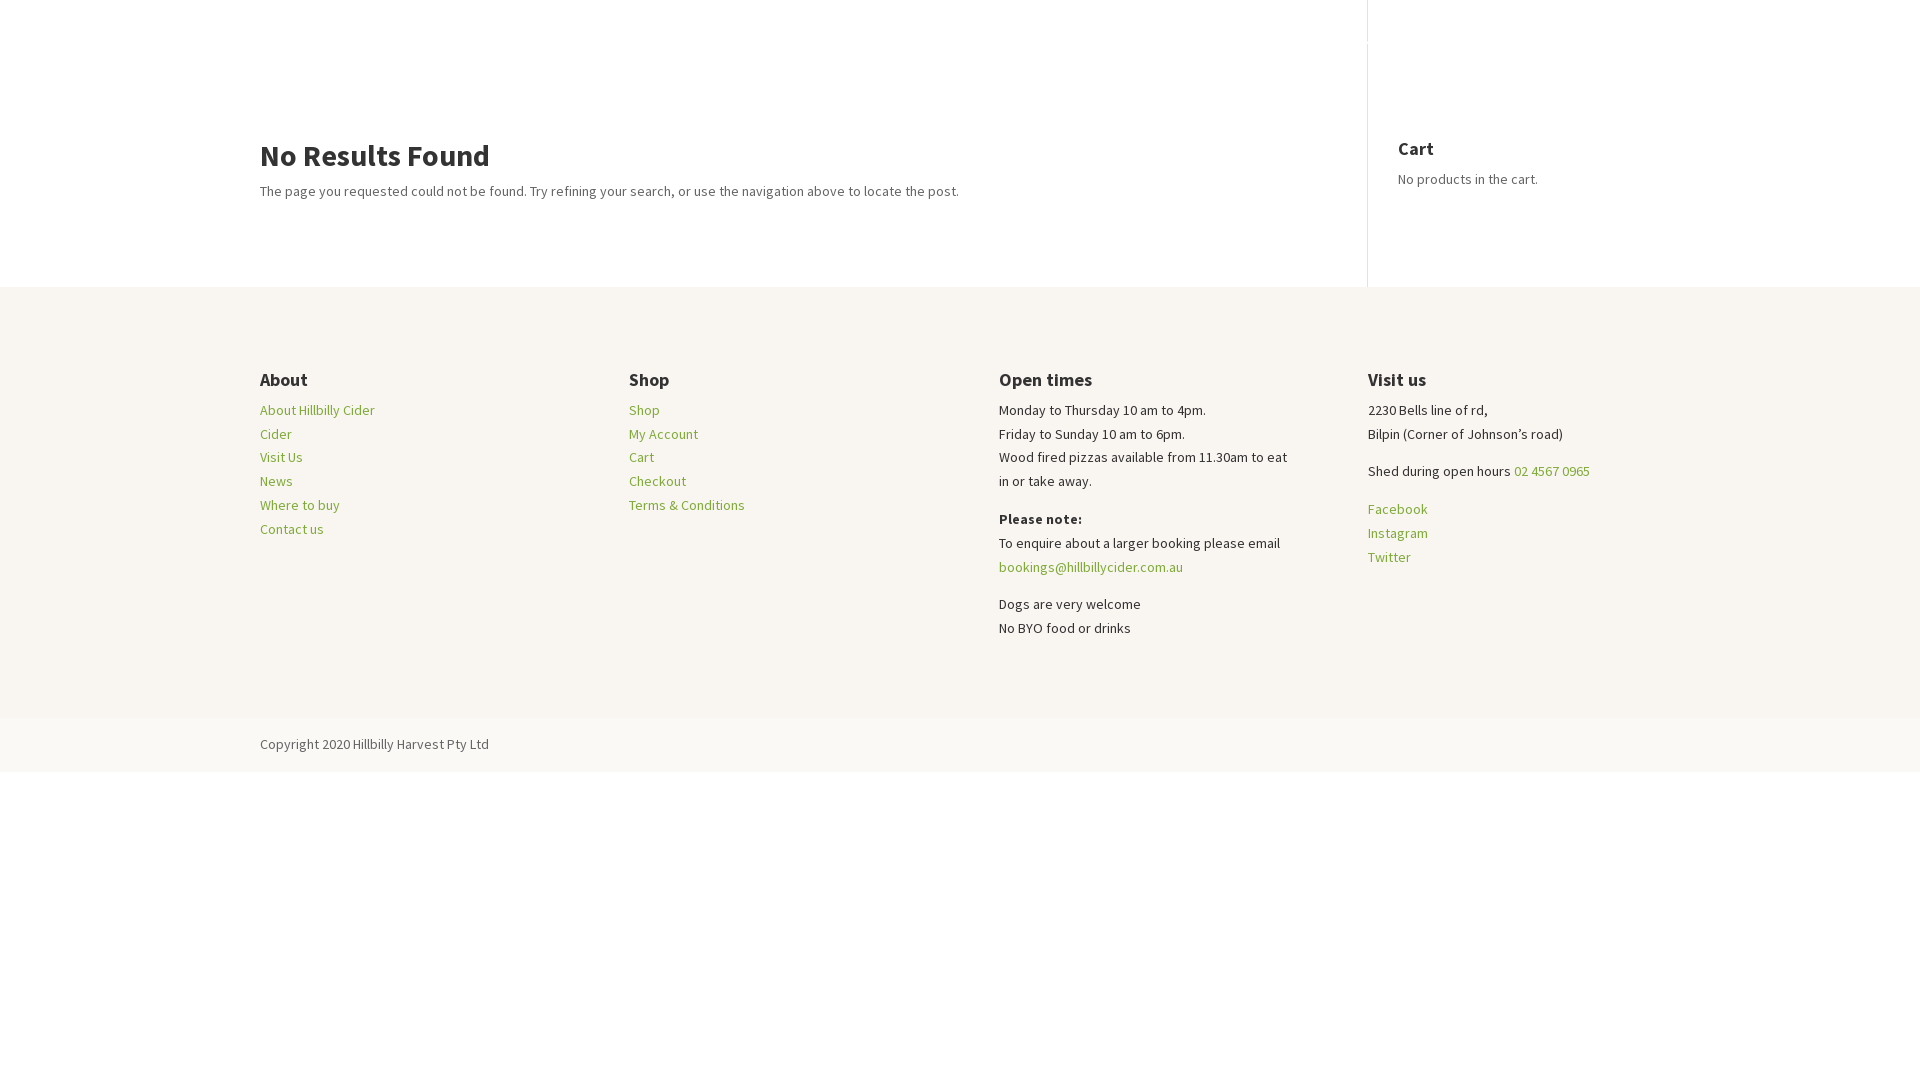  I want to click on 'Terms & Conditions', so click(686, 504).